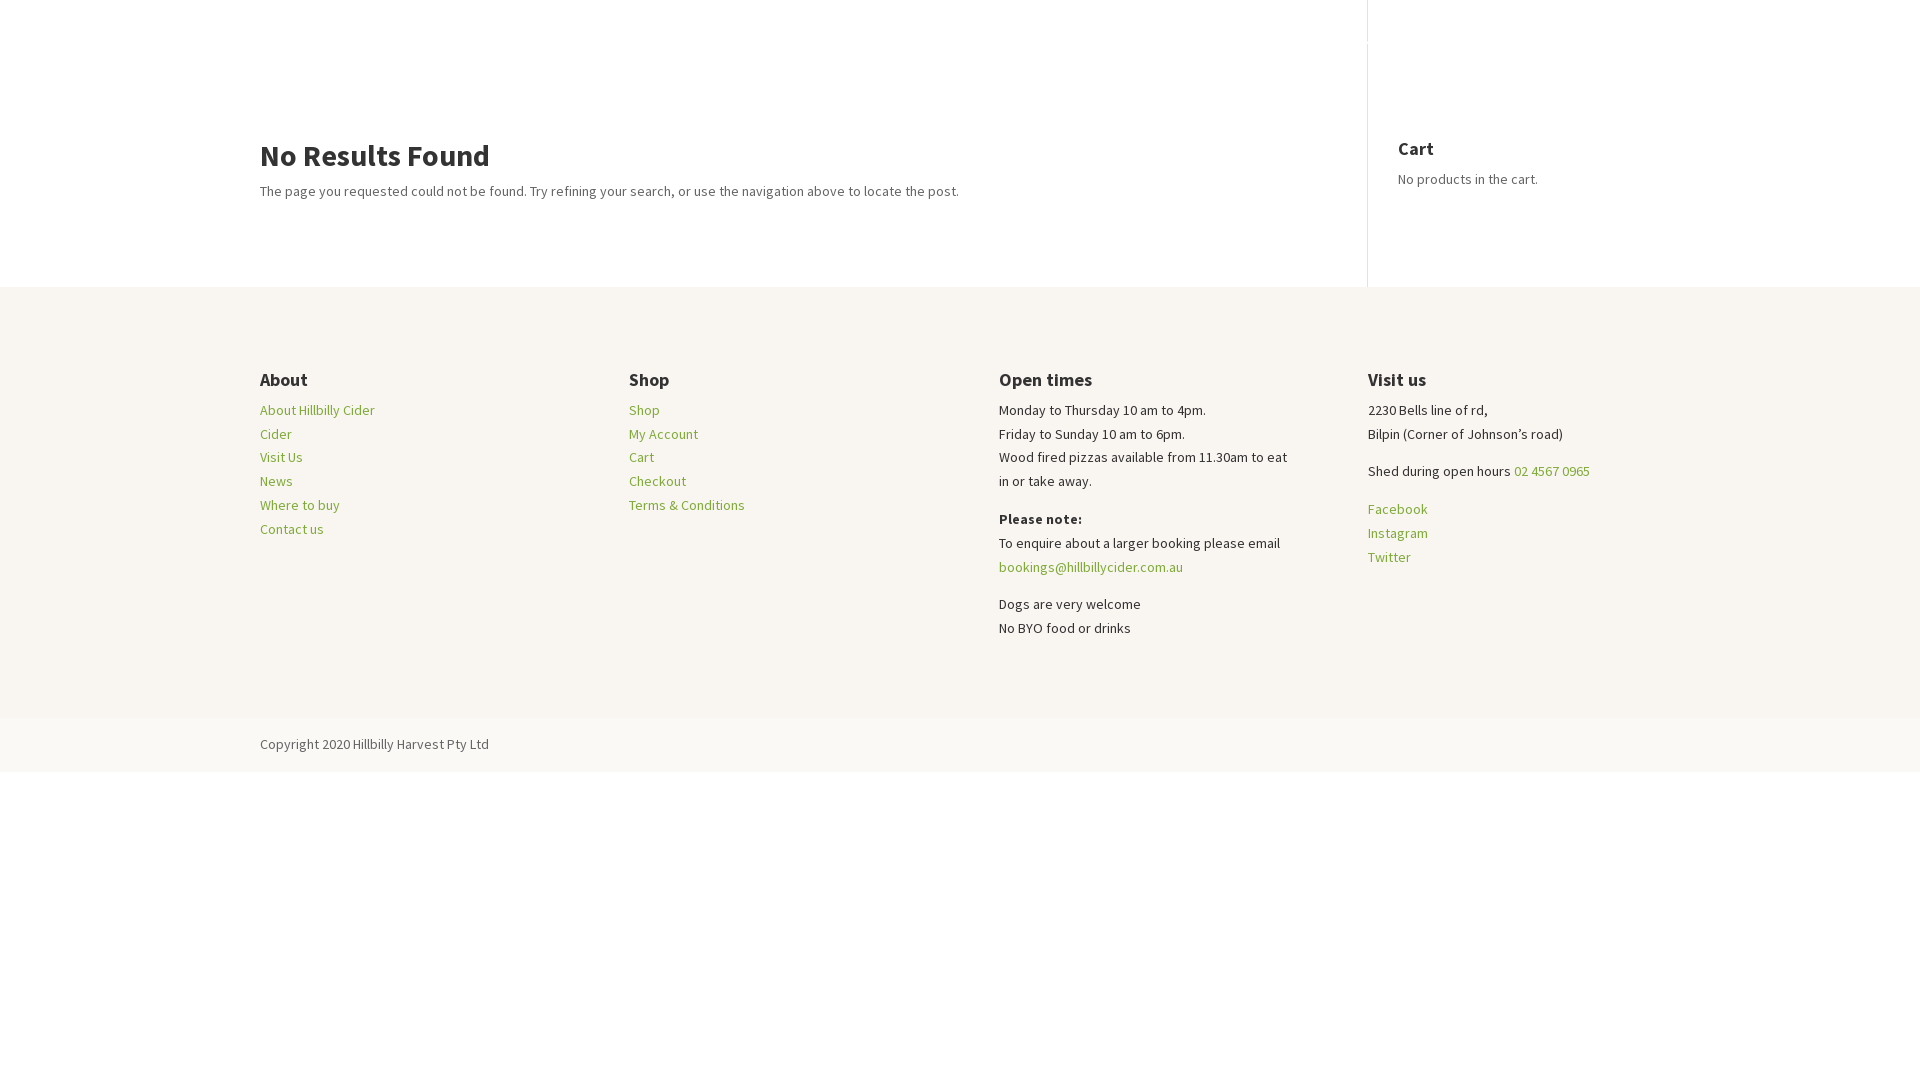  I want to click on 'Terms & Conditions', so click(686, 504).